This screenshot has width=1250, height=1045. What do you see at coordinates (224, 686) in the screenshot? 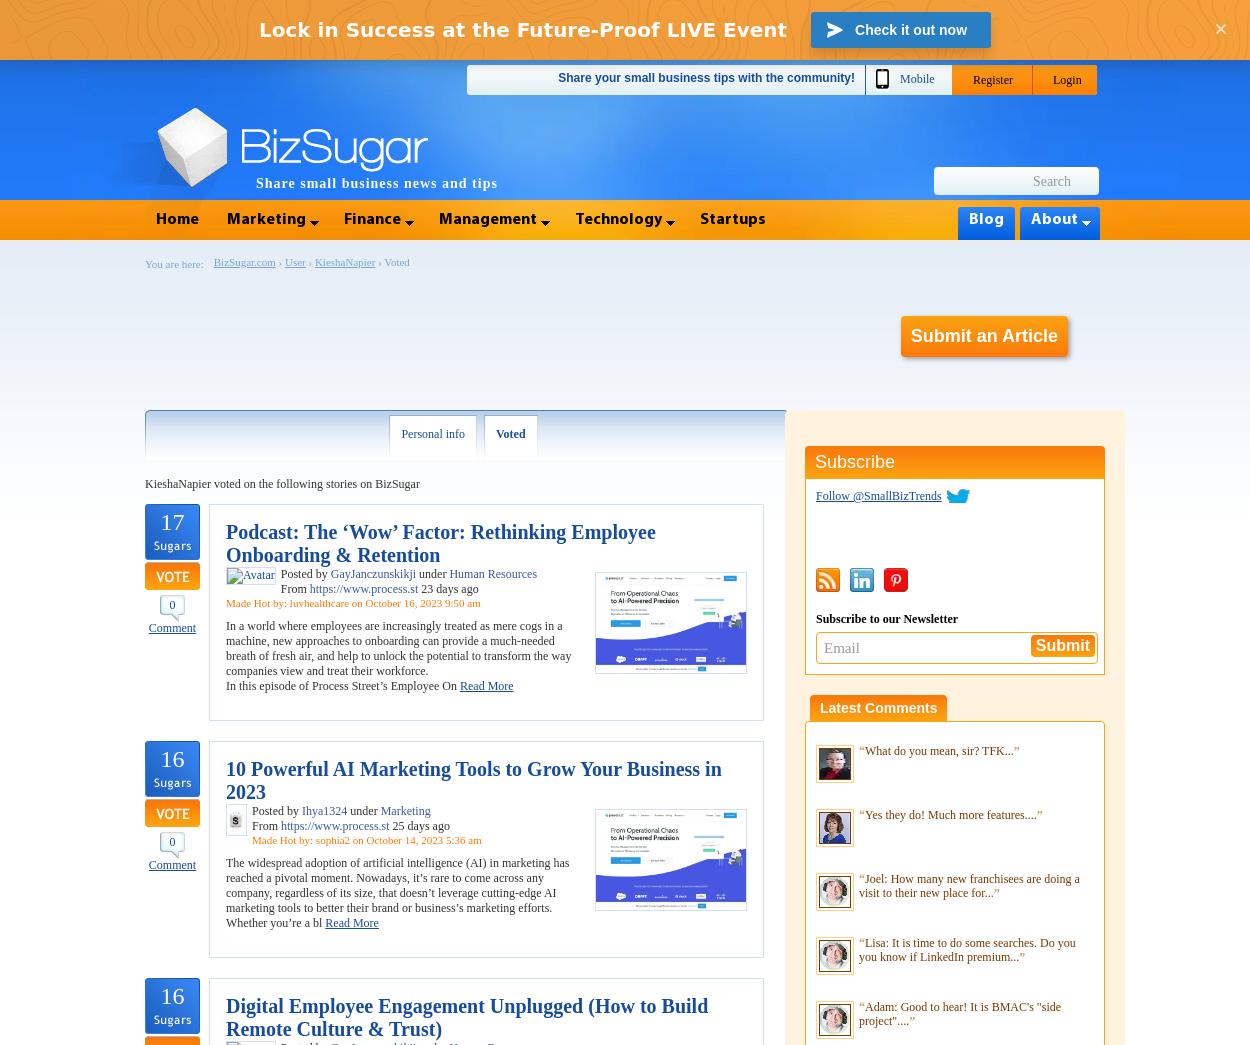
I see `'In this episode of Process Street’s Employee On'` at bounding box center [224, 686].